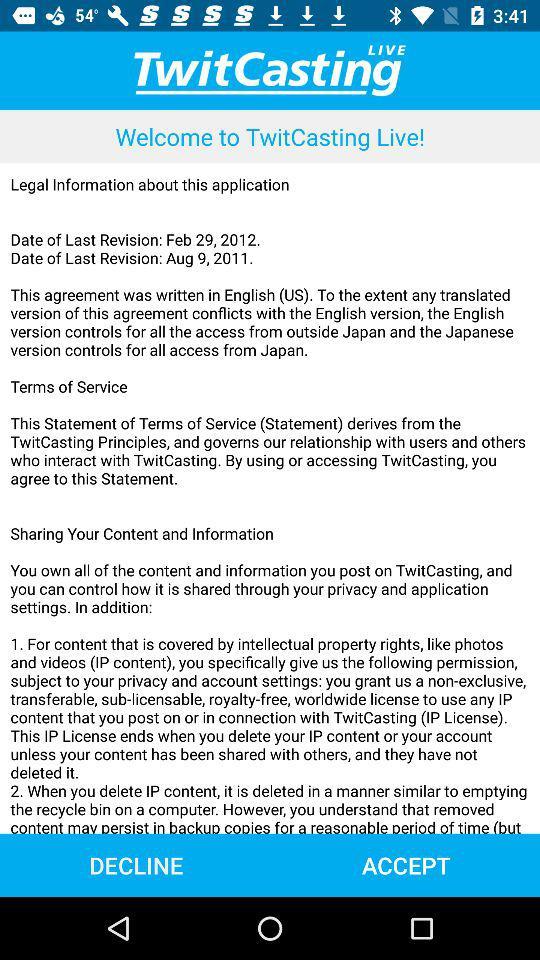  Describe the element at coordinates (405, 864) in the screenshot. I see `the item to the right of the decline` at that location.